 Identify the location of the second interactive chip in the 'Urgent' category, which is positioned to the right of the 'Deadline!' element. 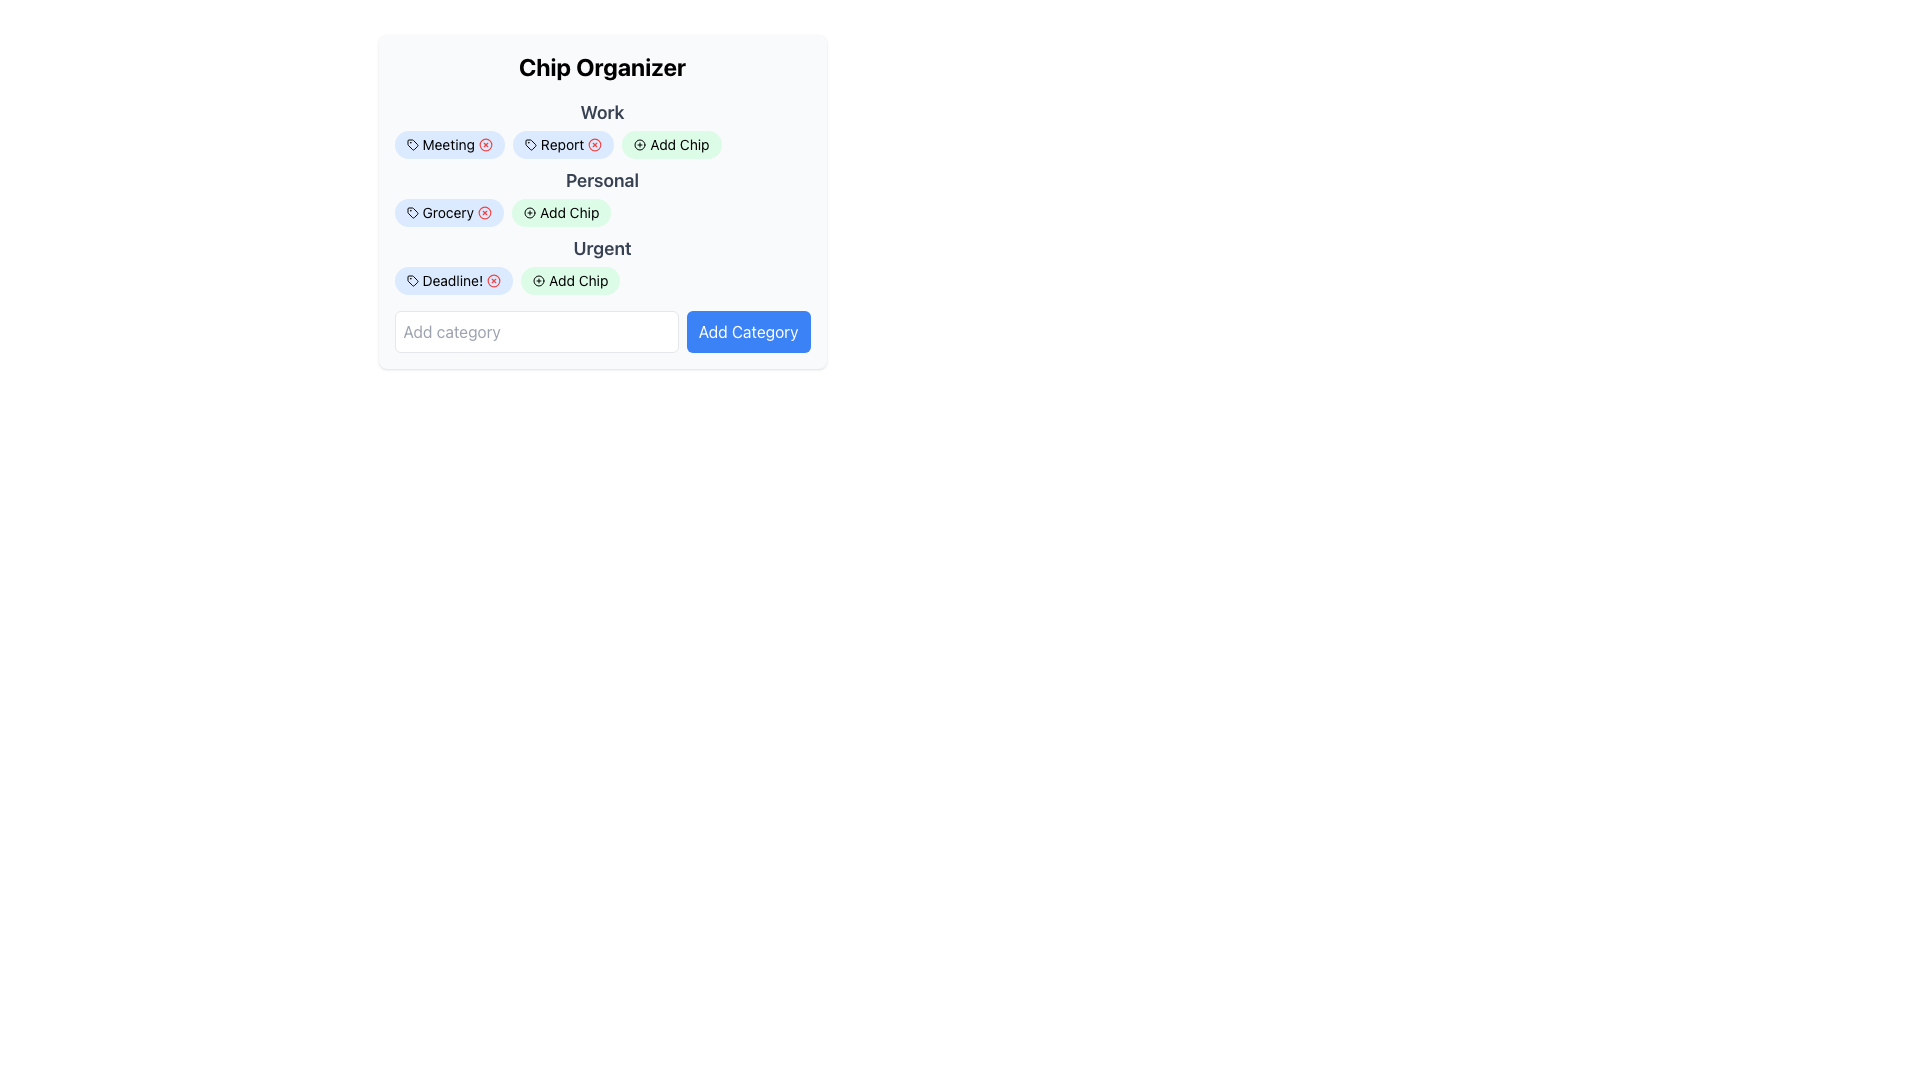
(601, 281).